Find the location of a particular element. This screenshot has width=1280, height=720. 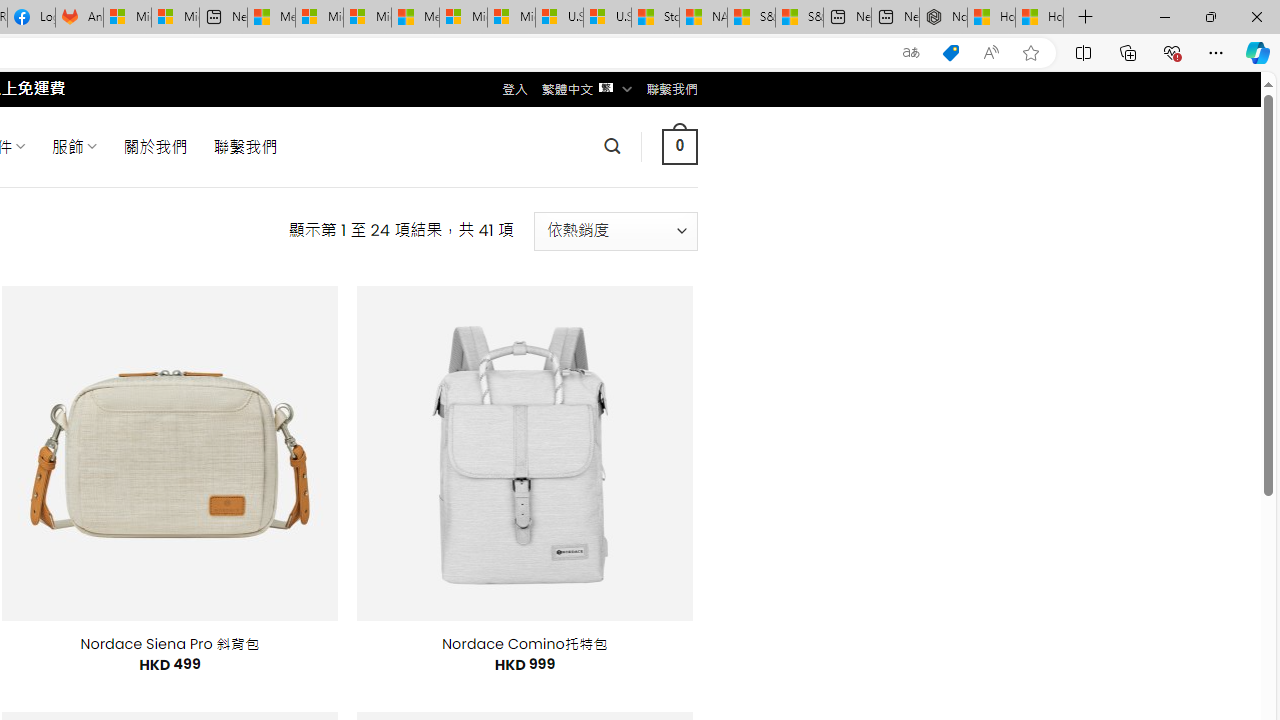

'Copilot (Ctrl+Shift+.)' is located at coordinates (1257, 51).